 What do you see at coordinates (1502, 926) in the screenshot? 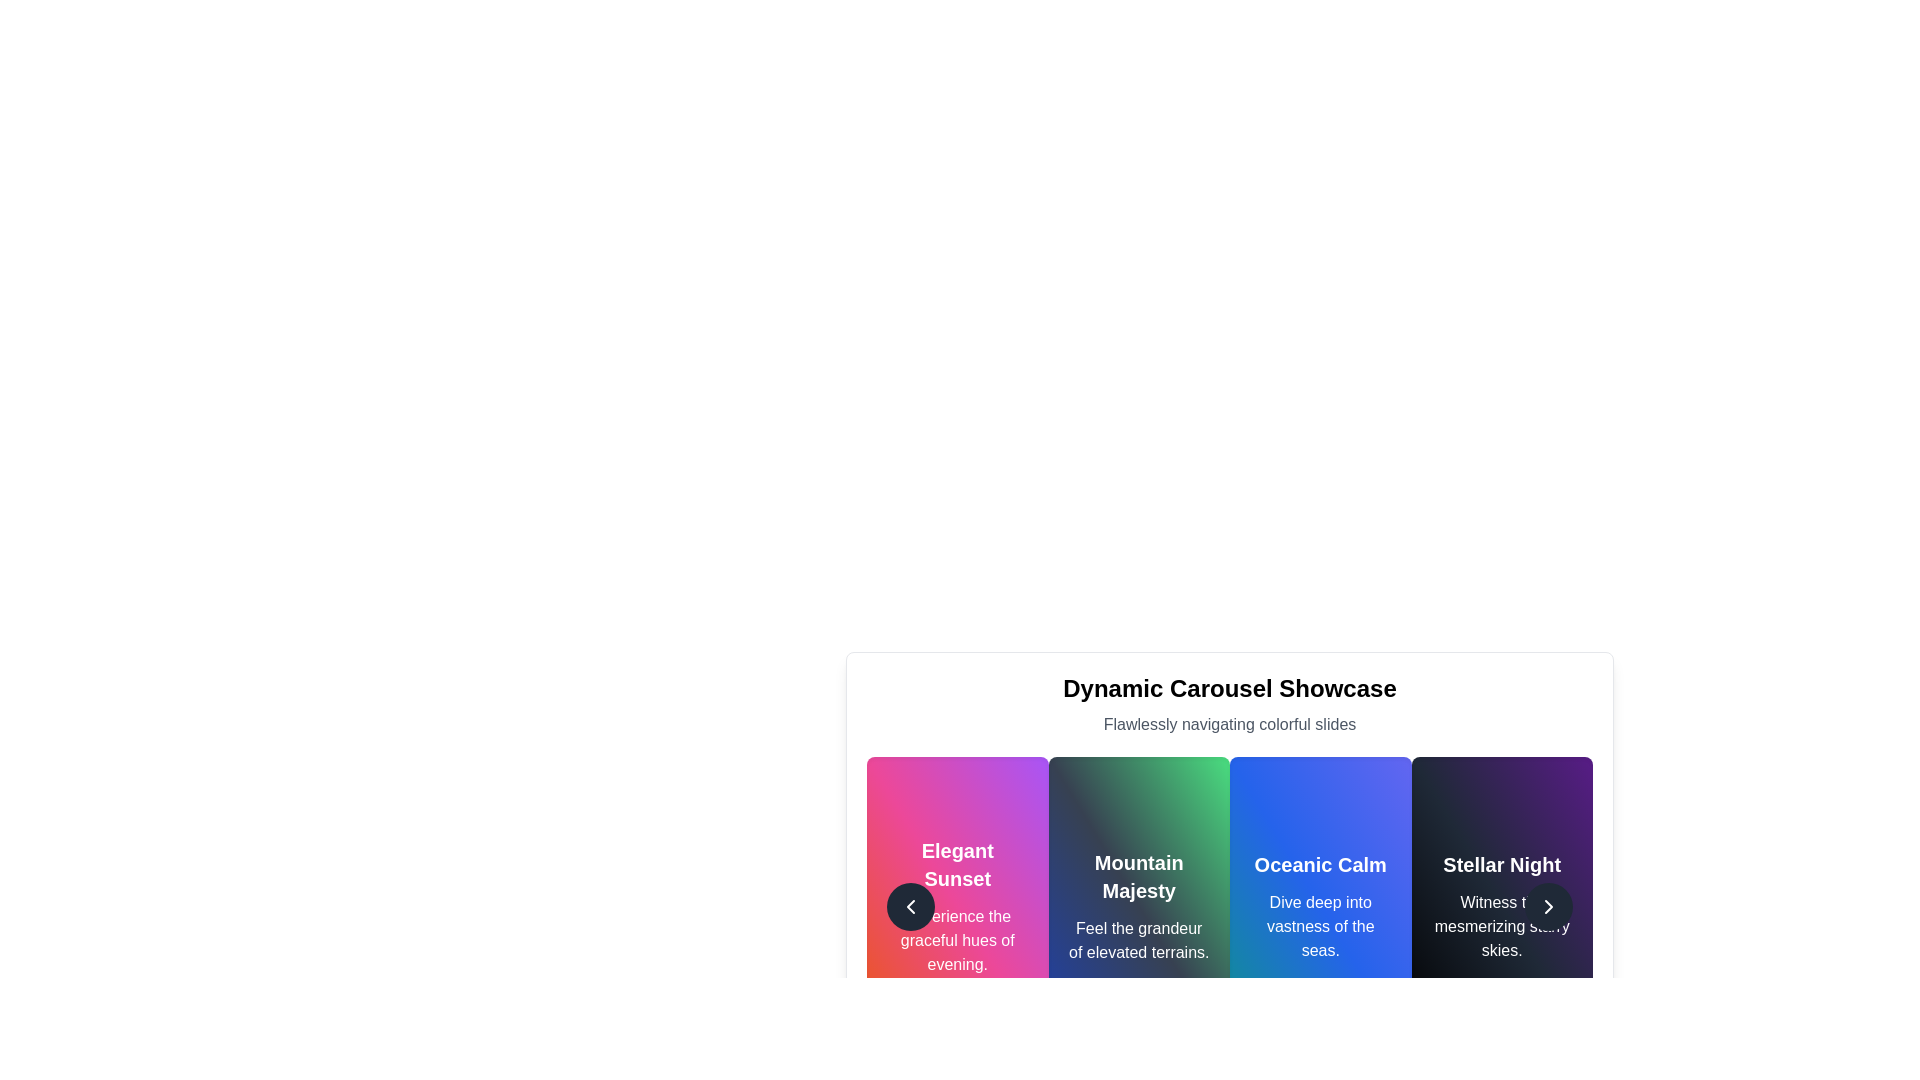
I see `descriptive text located directly beneath the title 'Stellar Night' in the fourth card of the carousel` at bounding box center [1502, 926].